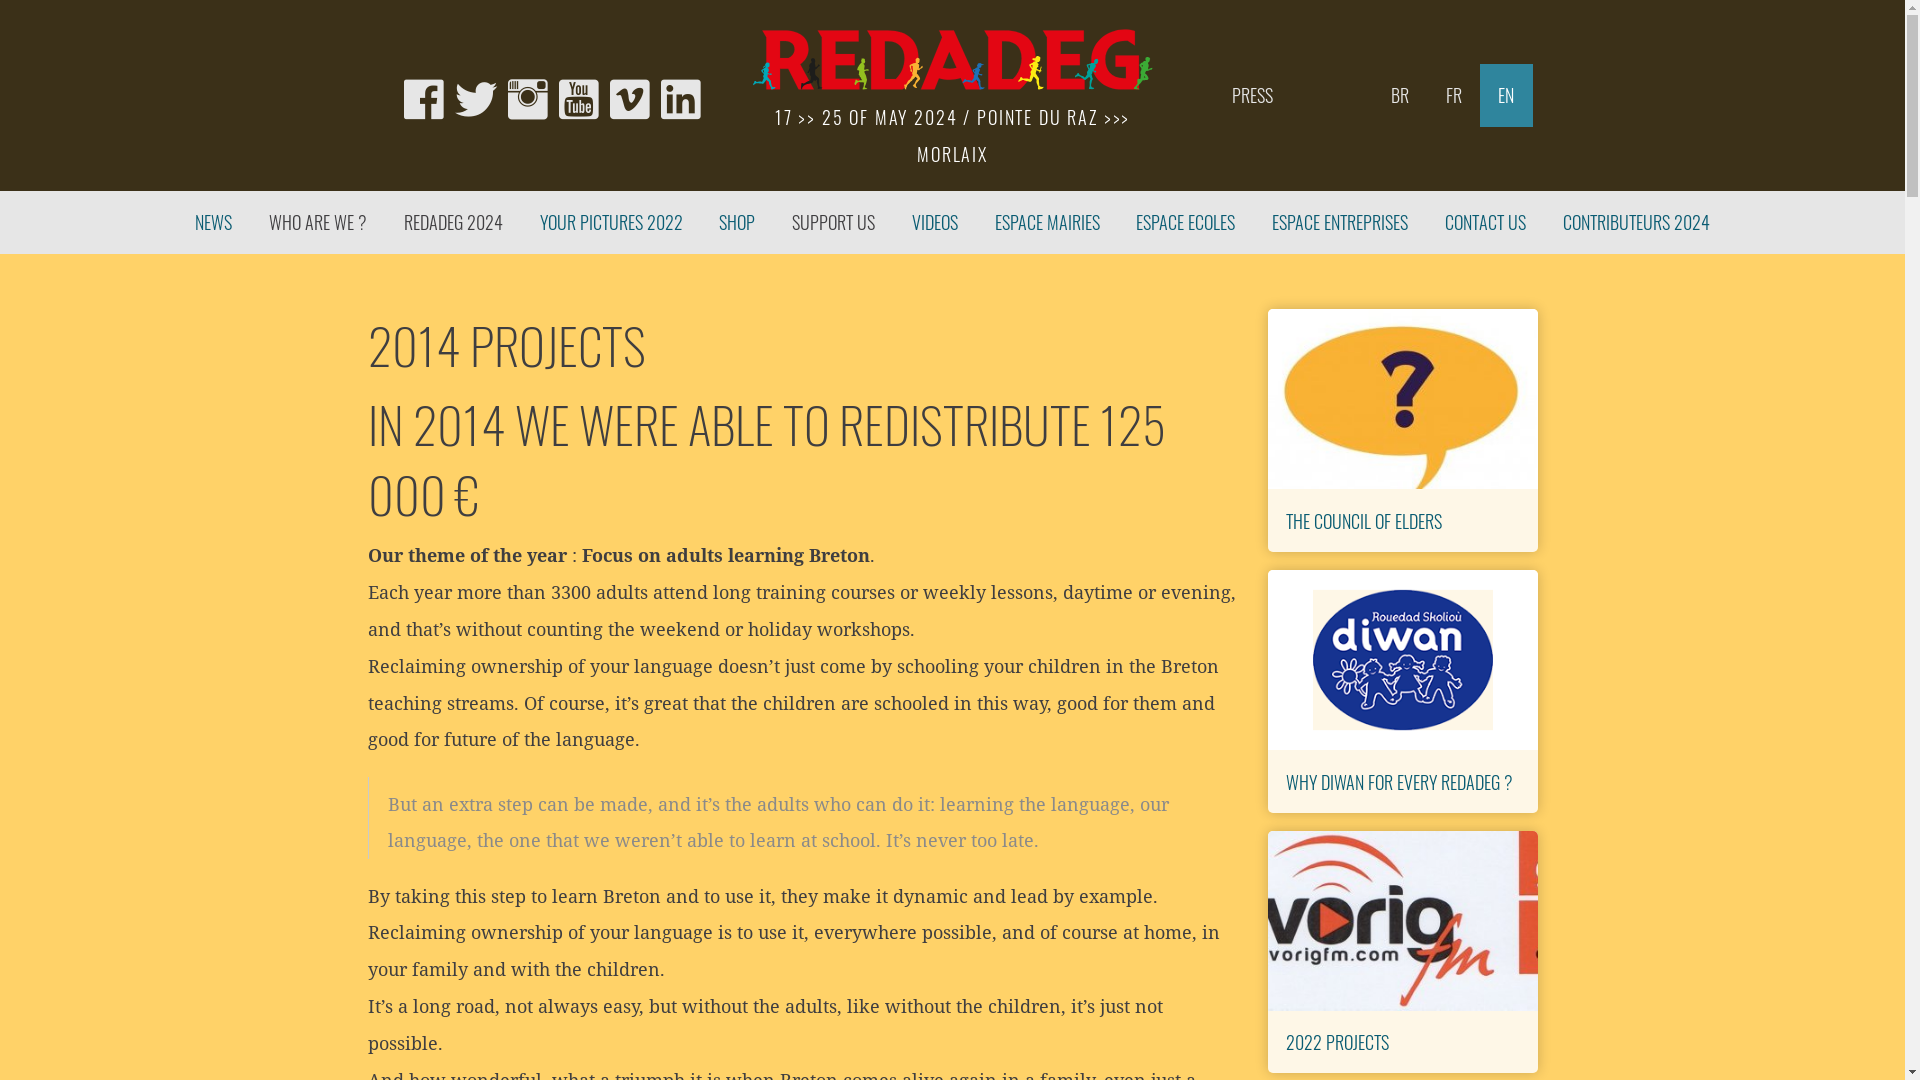 This screenshot has height=1080, width=1920. What do you see at coordinates (1486, 222) in the screenshot?
I see `'CONTACT US'` at bounding box center [1486, 222].